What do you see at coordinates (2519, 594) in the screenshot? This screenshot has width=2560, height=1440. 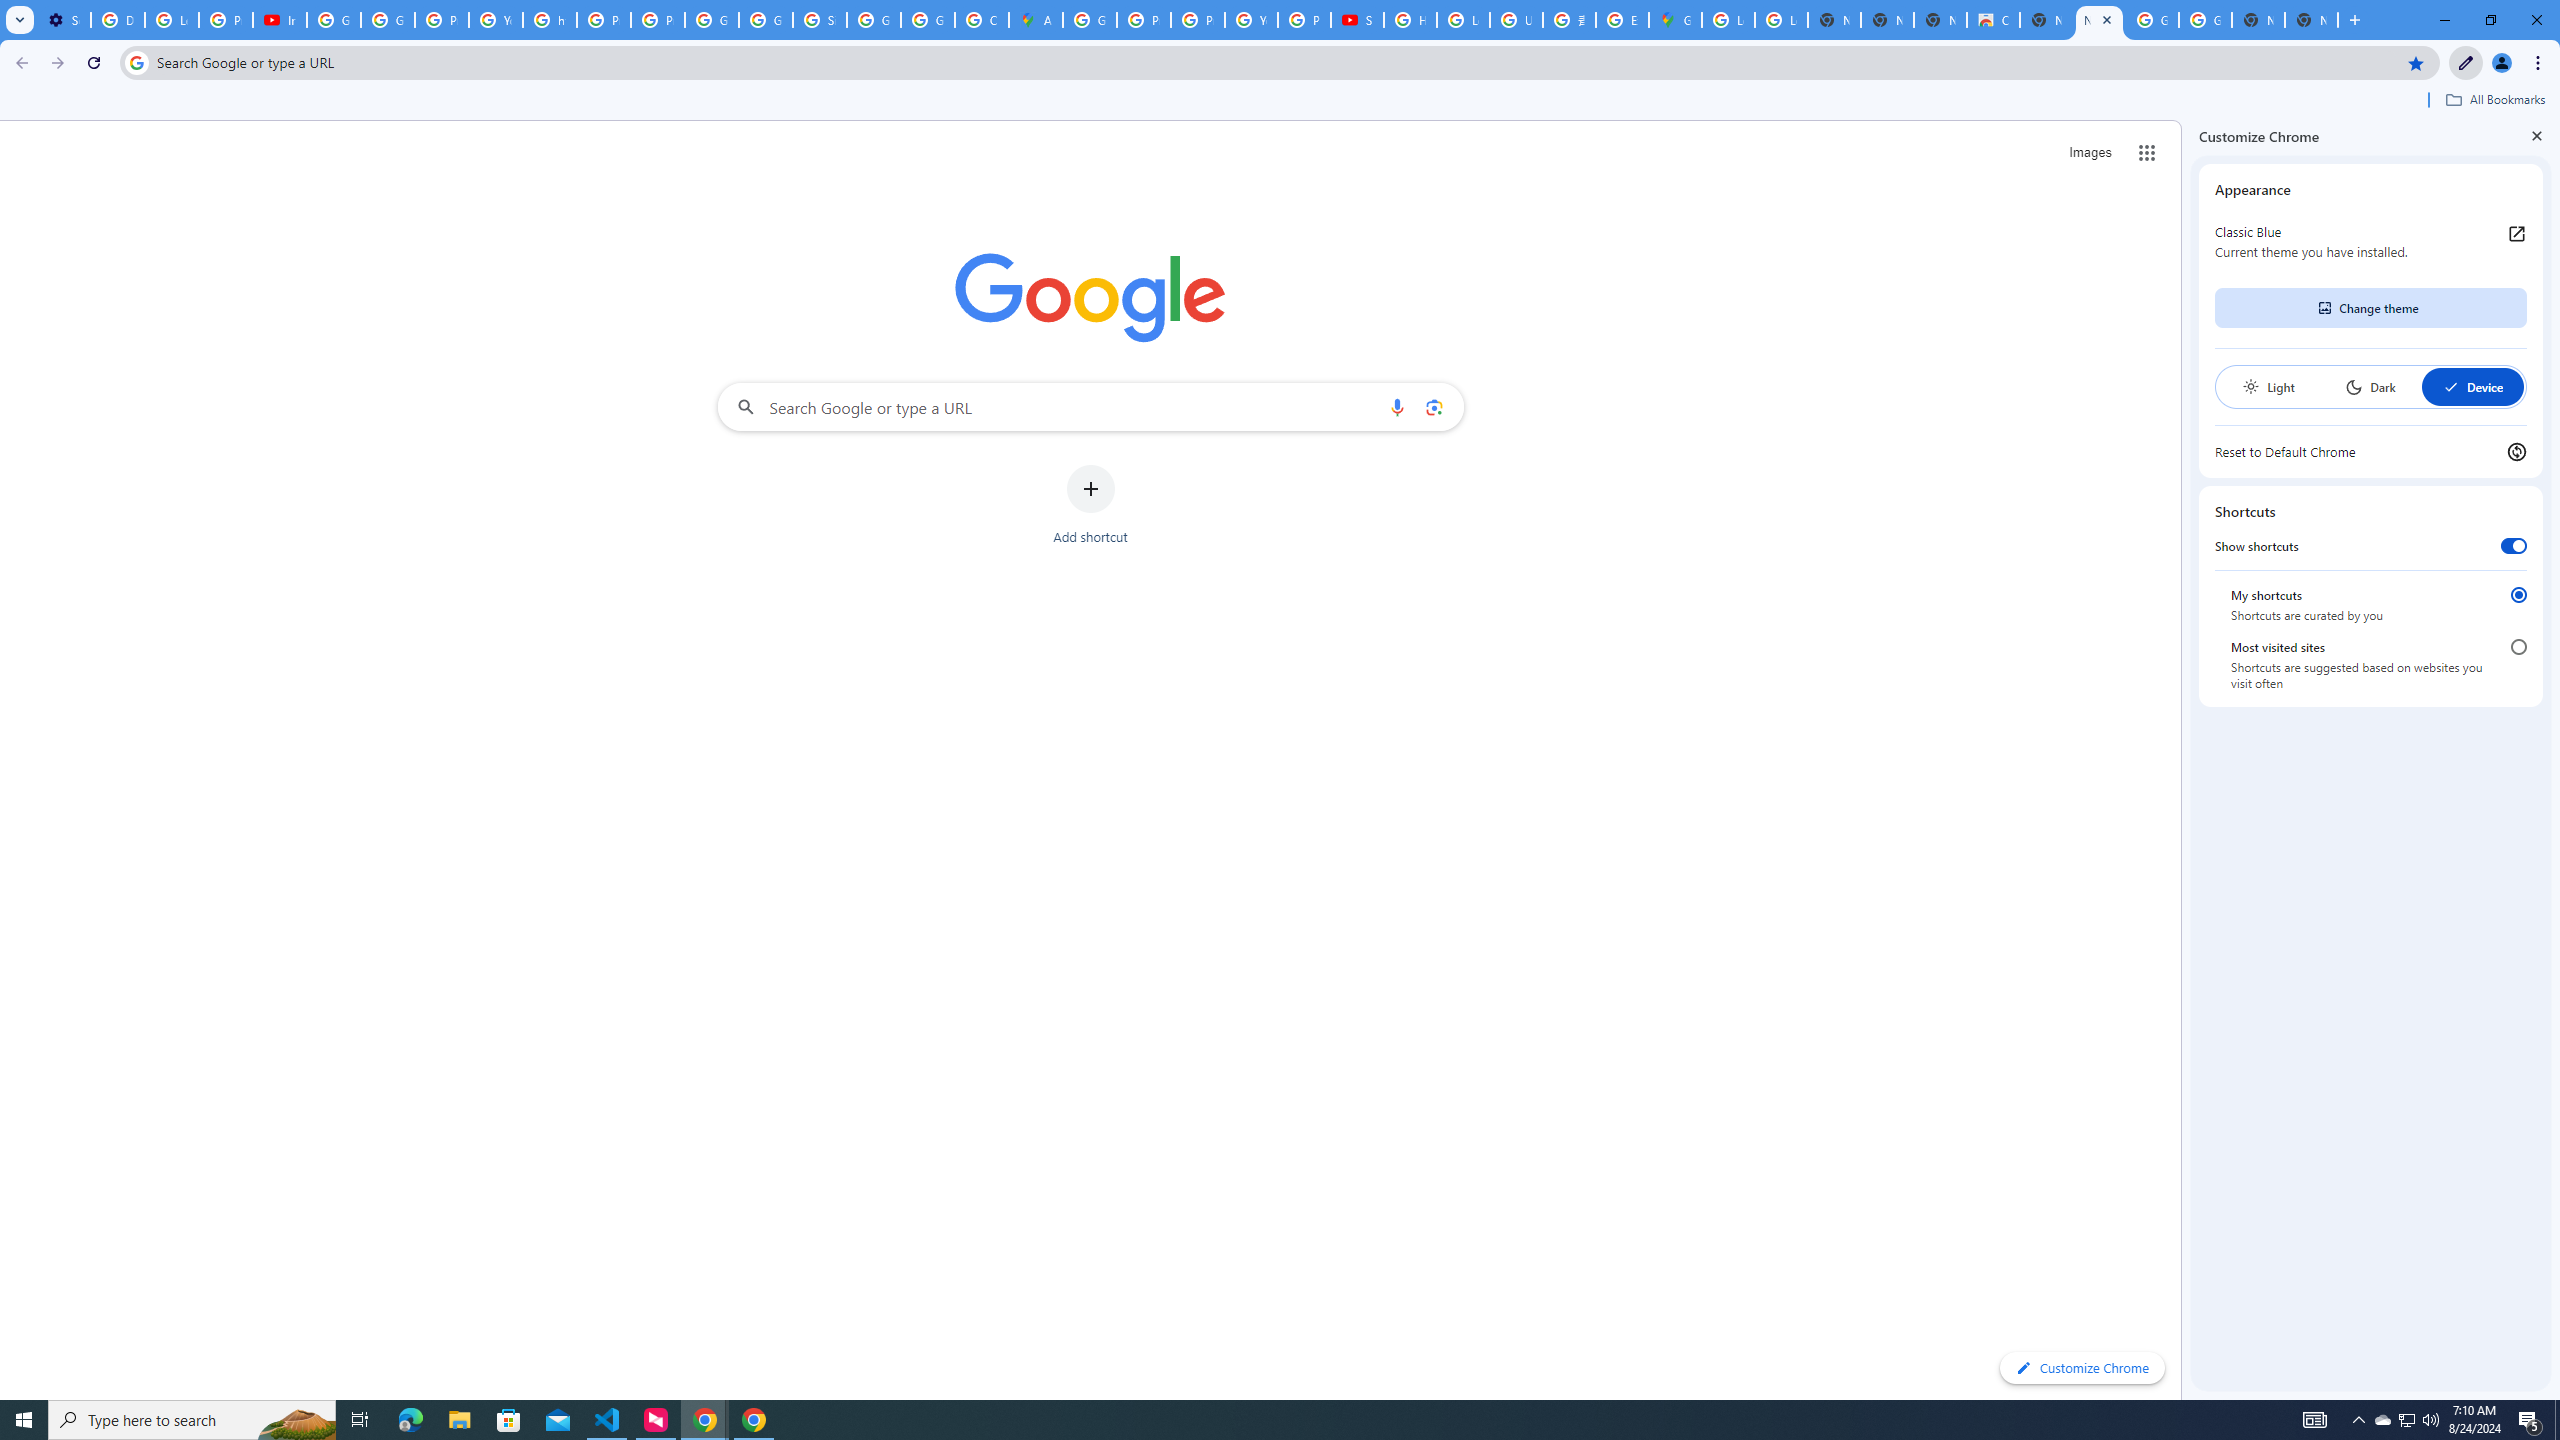 I see `'My shortcuts'` at bounding box center [2519, 594].